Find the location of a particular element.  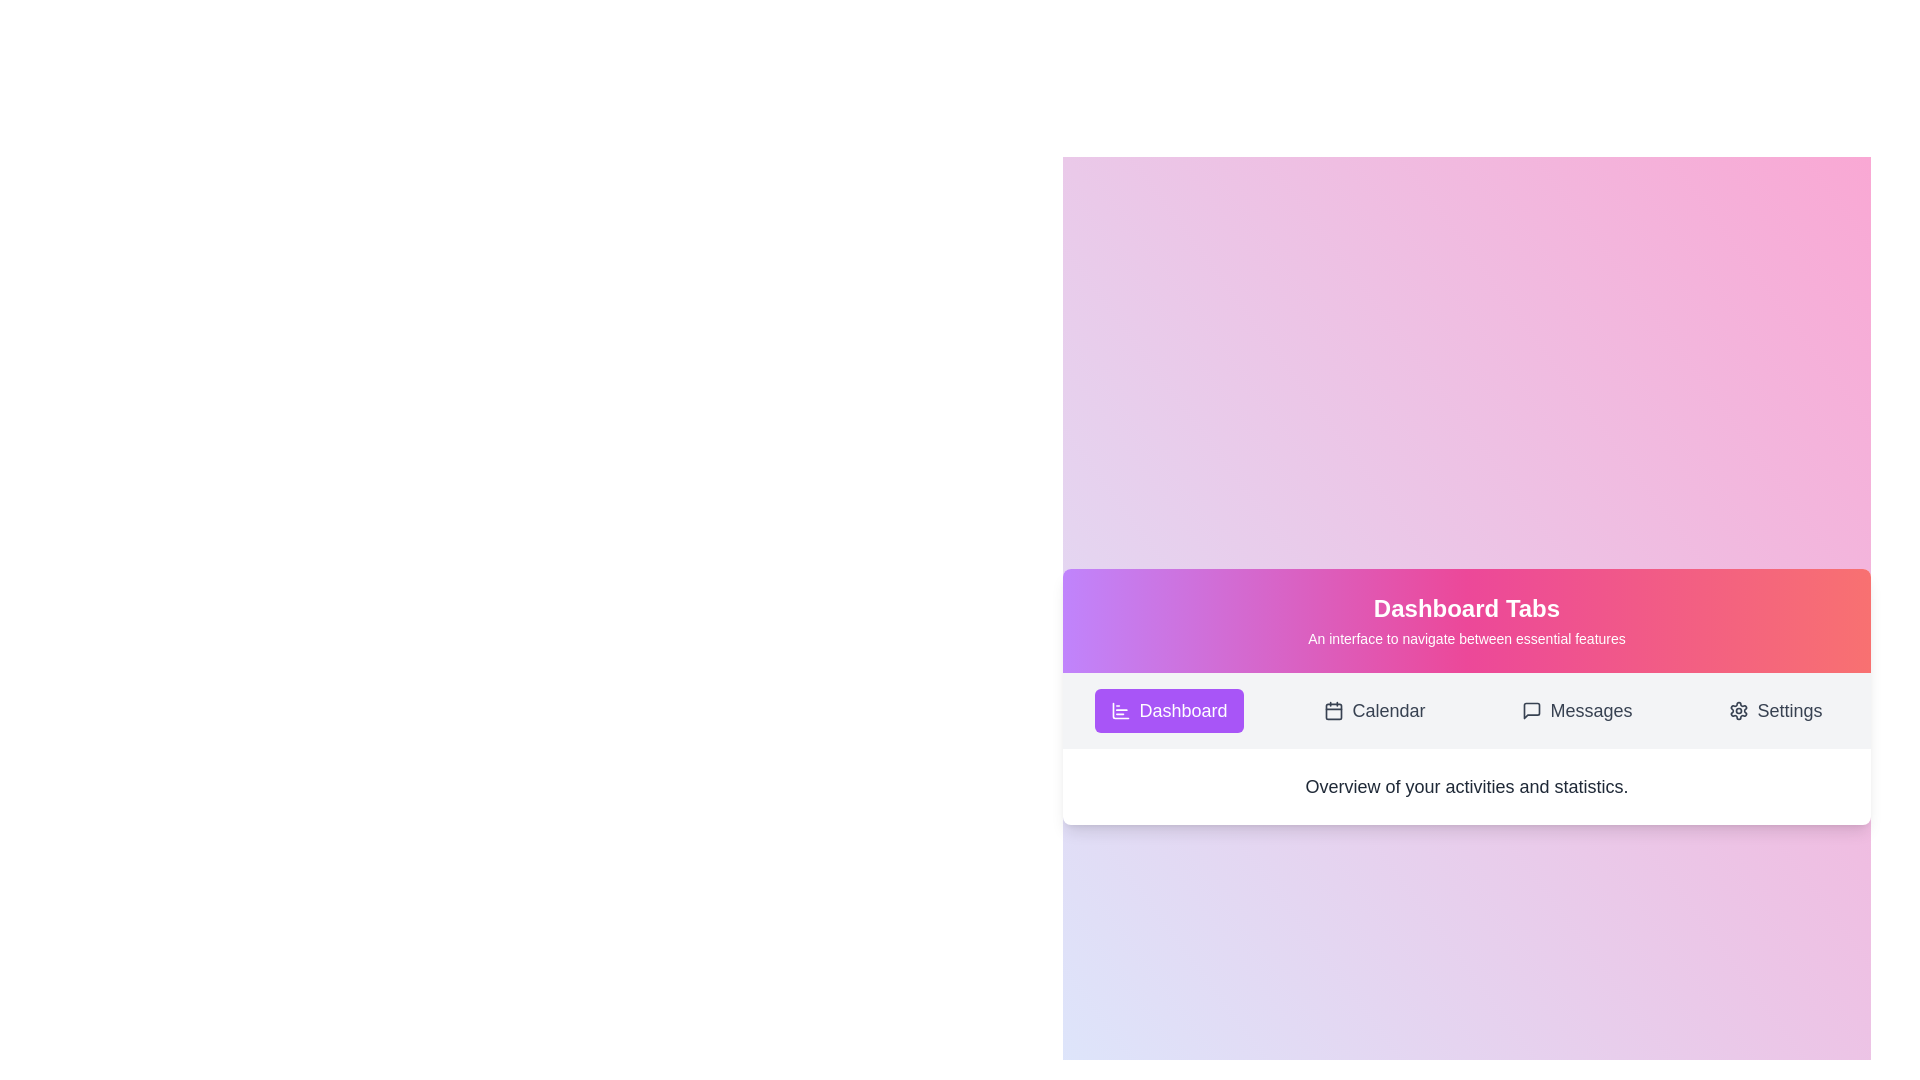

the calendar icon located in the navigation bar below the header, which is easily distinguishable due to its contrasting color and minimalistic design is located at coordinates (1334, 709).